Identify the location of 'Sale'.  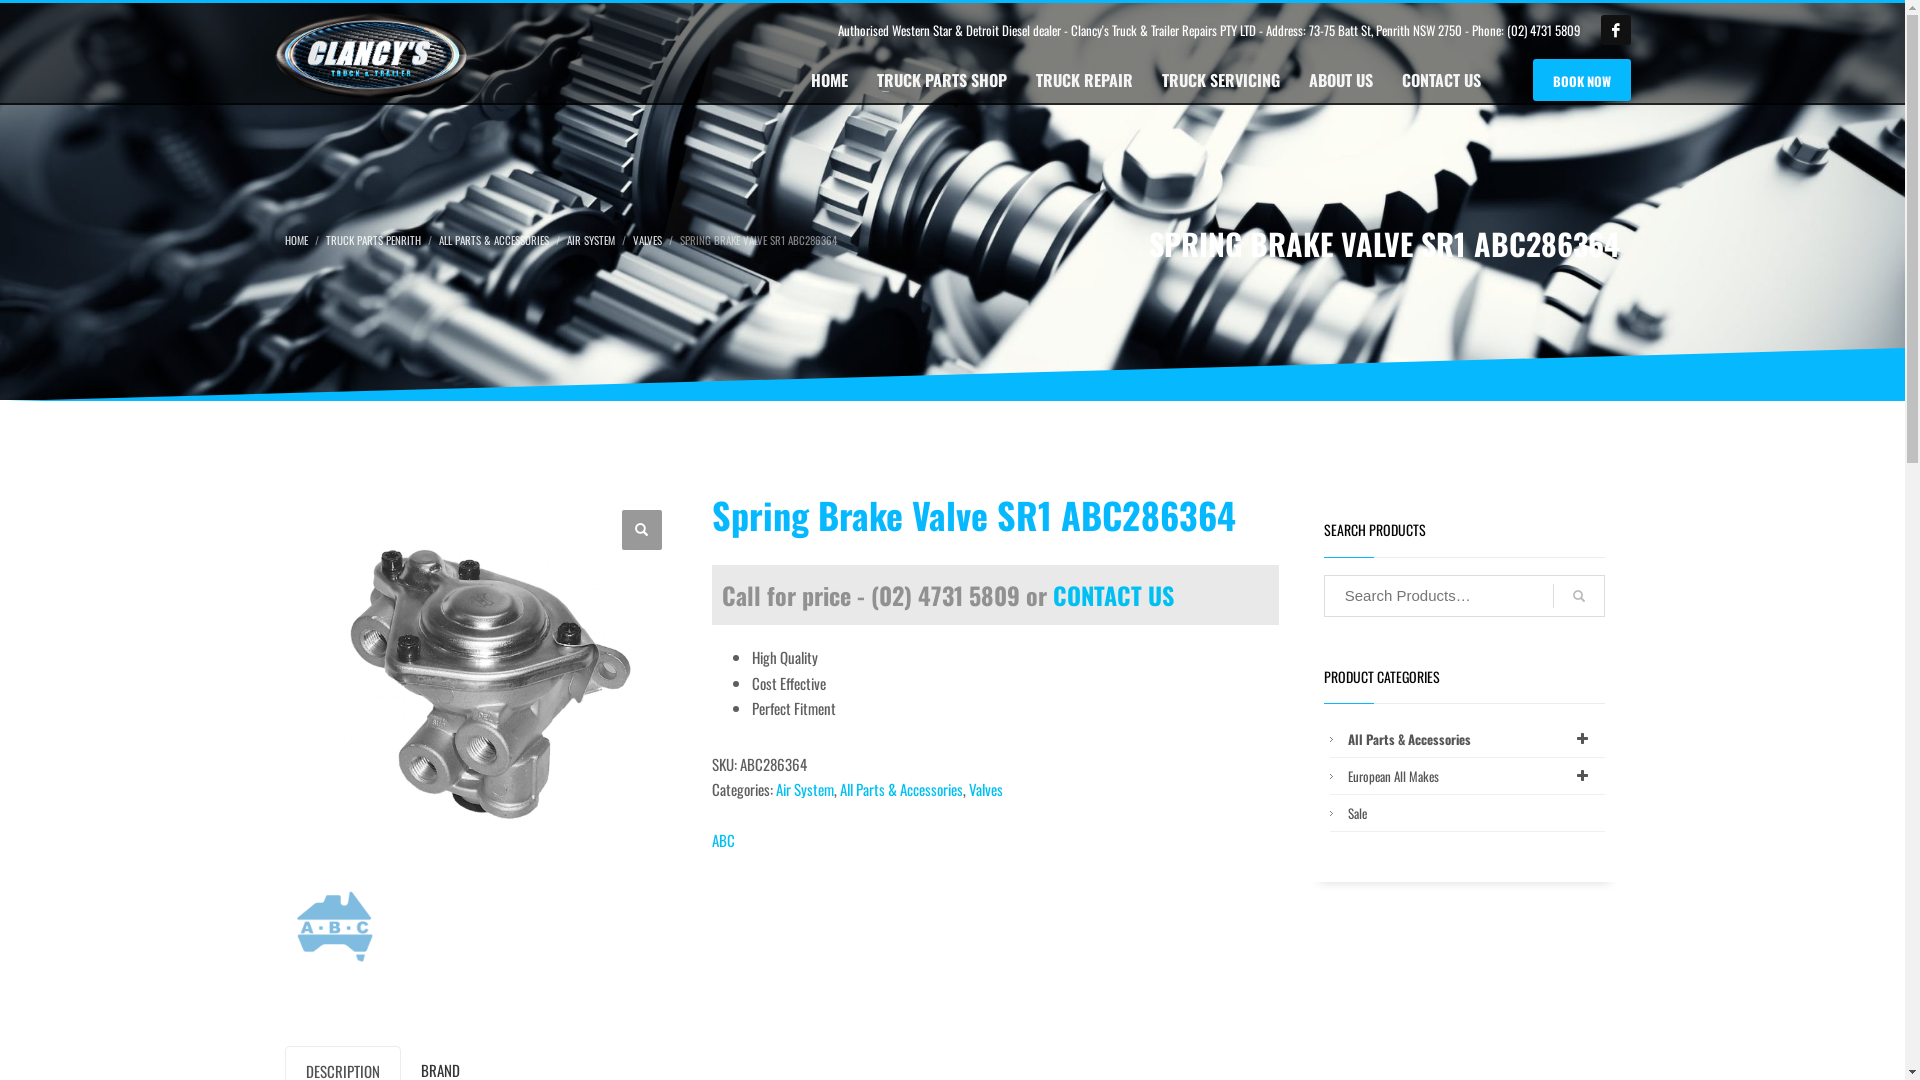
(1343, 813).